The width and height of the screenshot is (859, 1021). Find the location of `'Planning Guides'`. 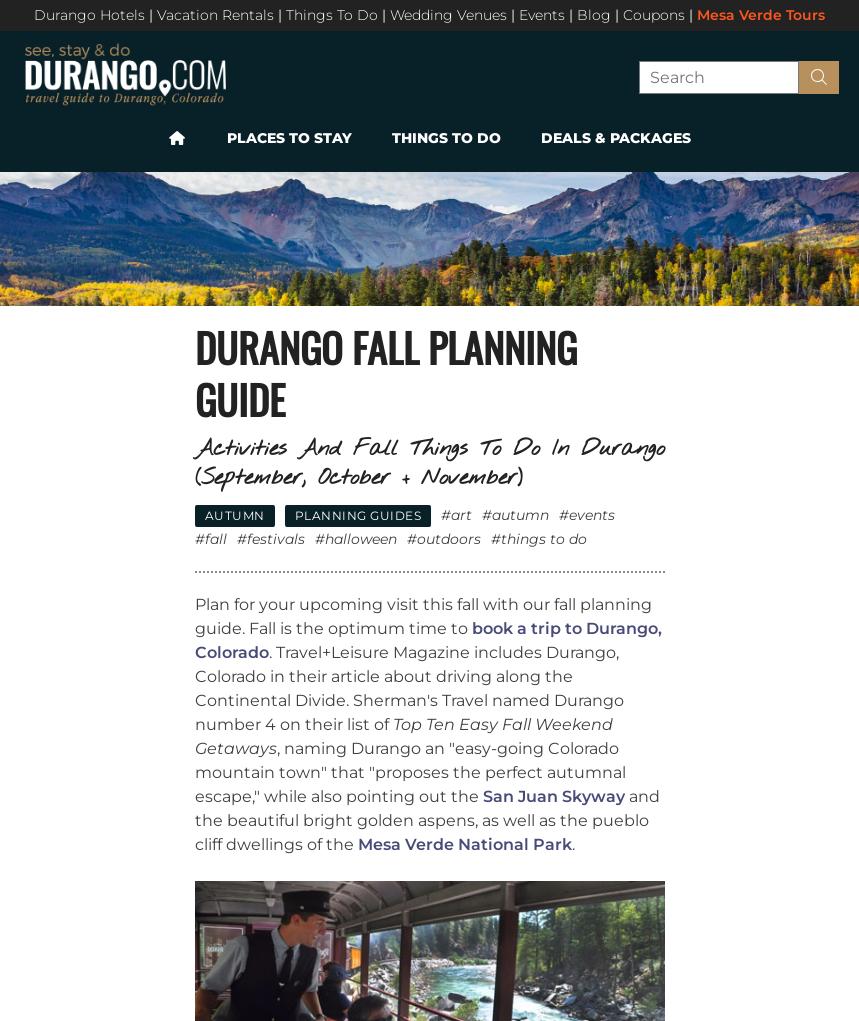

'Planning Guides' is located at coordinates (356, 514).